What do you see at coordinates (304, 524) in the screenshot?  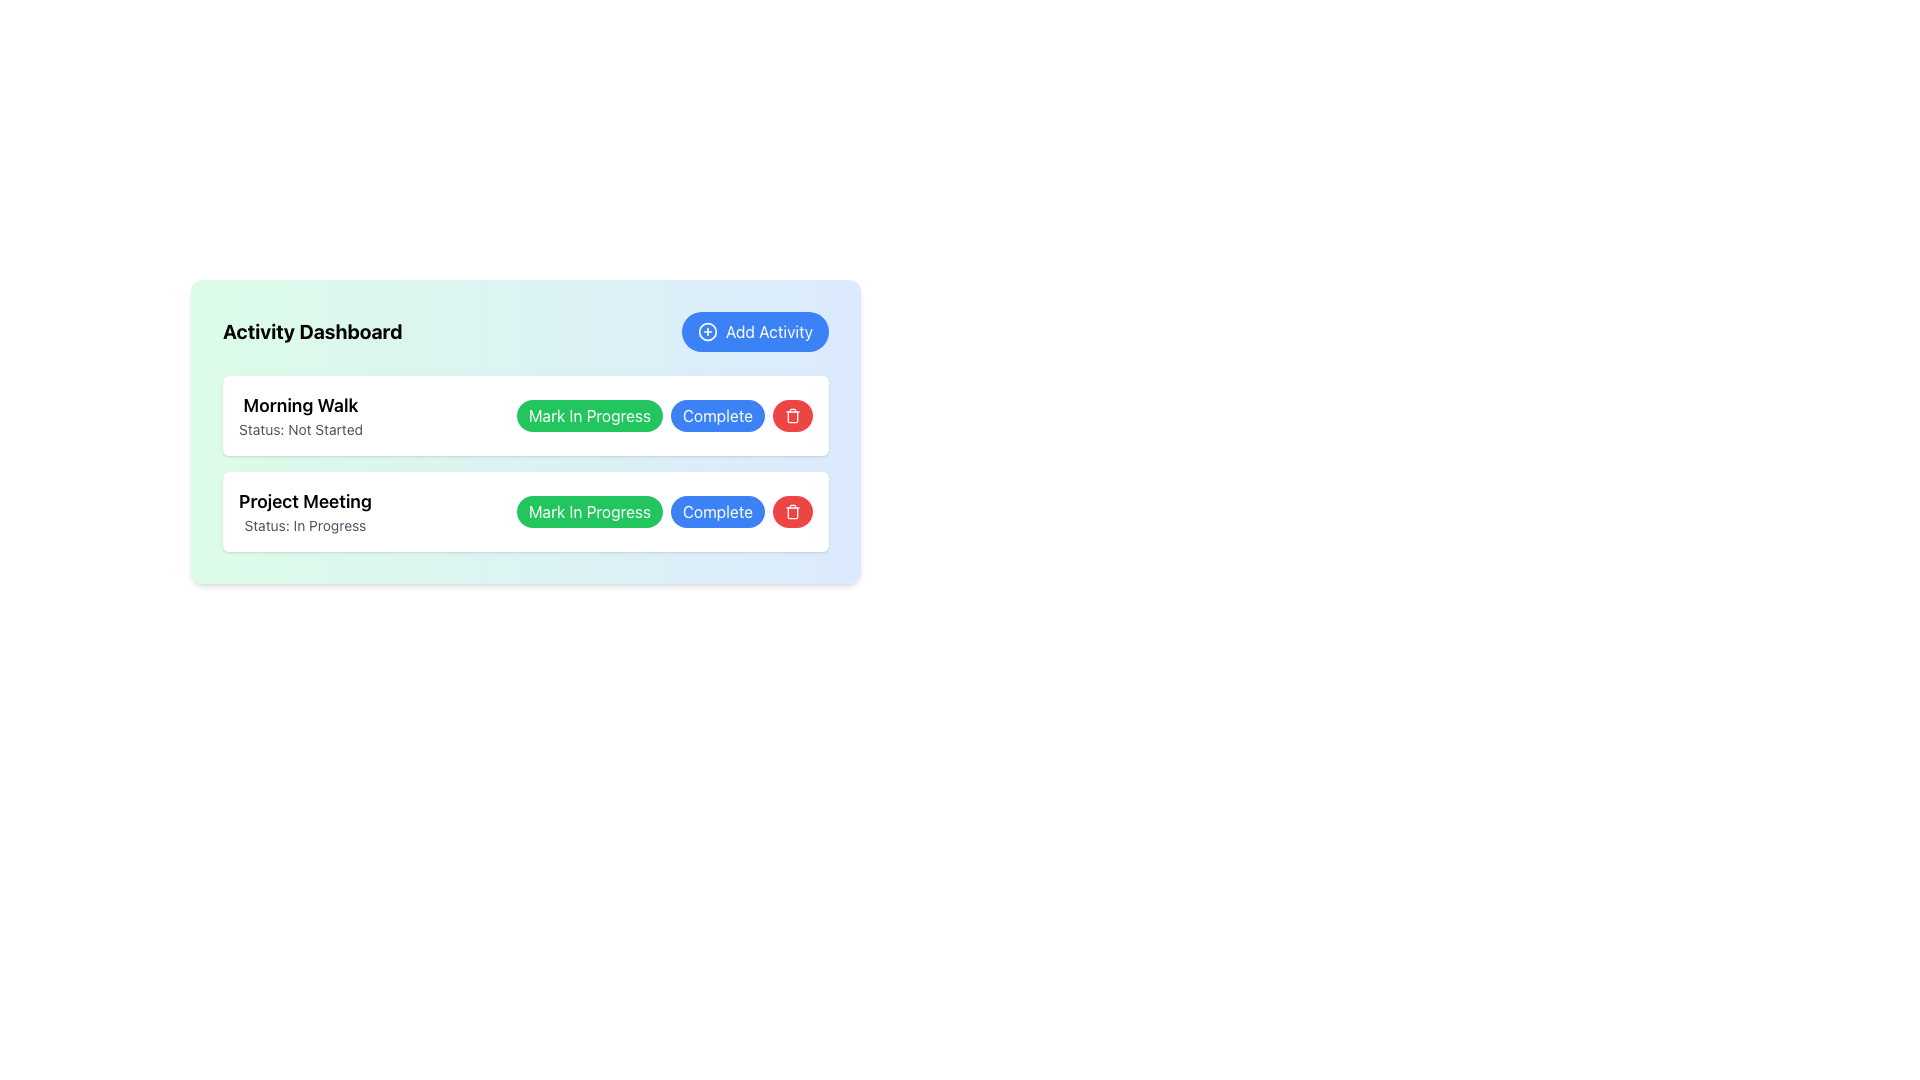 I see `status information displayed in gray text saying 'Status: In Progress', which is located below the 'Project Meeting' text in the Activity Dashboard` at bounding box center [304, 524].